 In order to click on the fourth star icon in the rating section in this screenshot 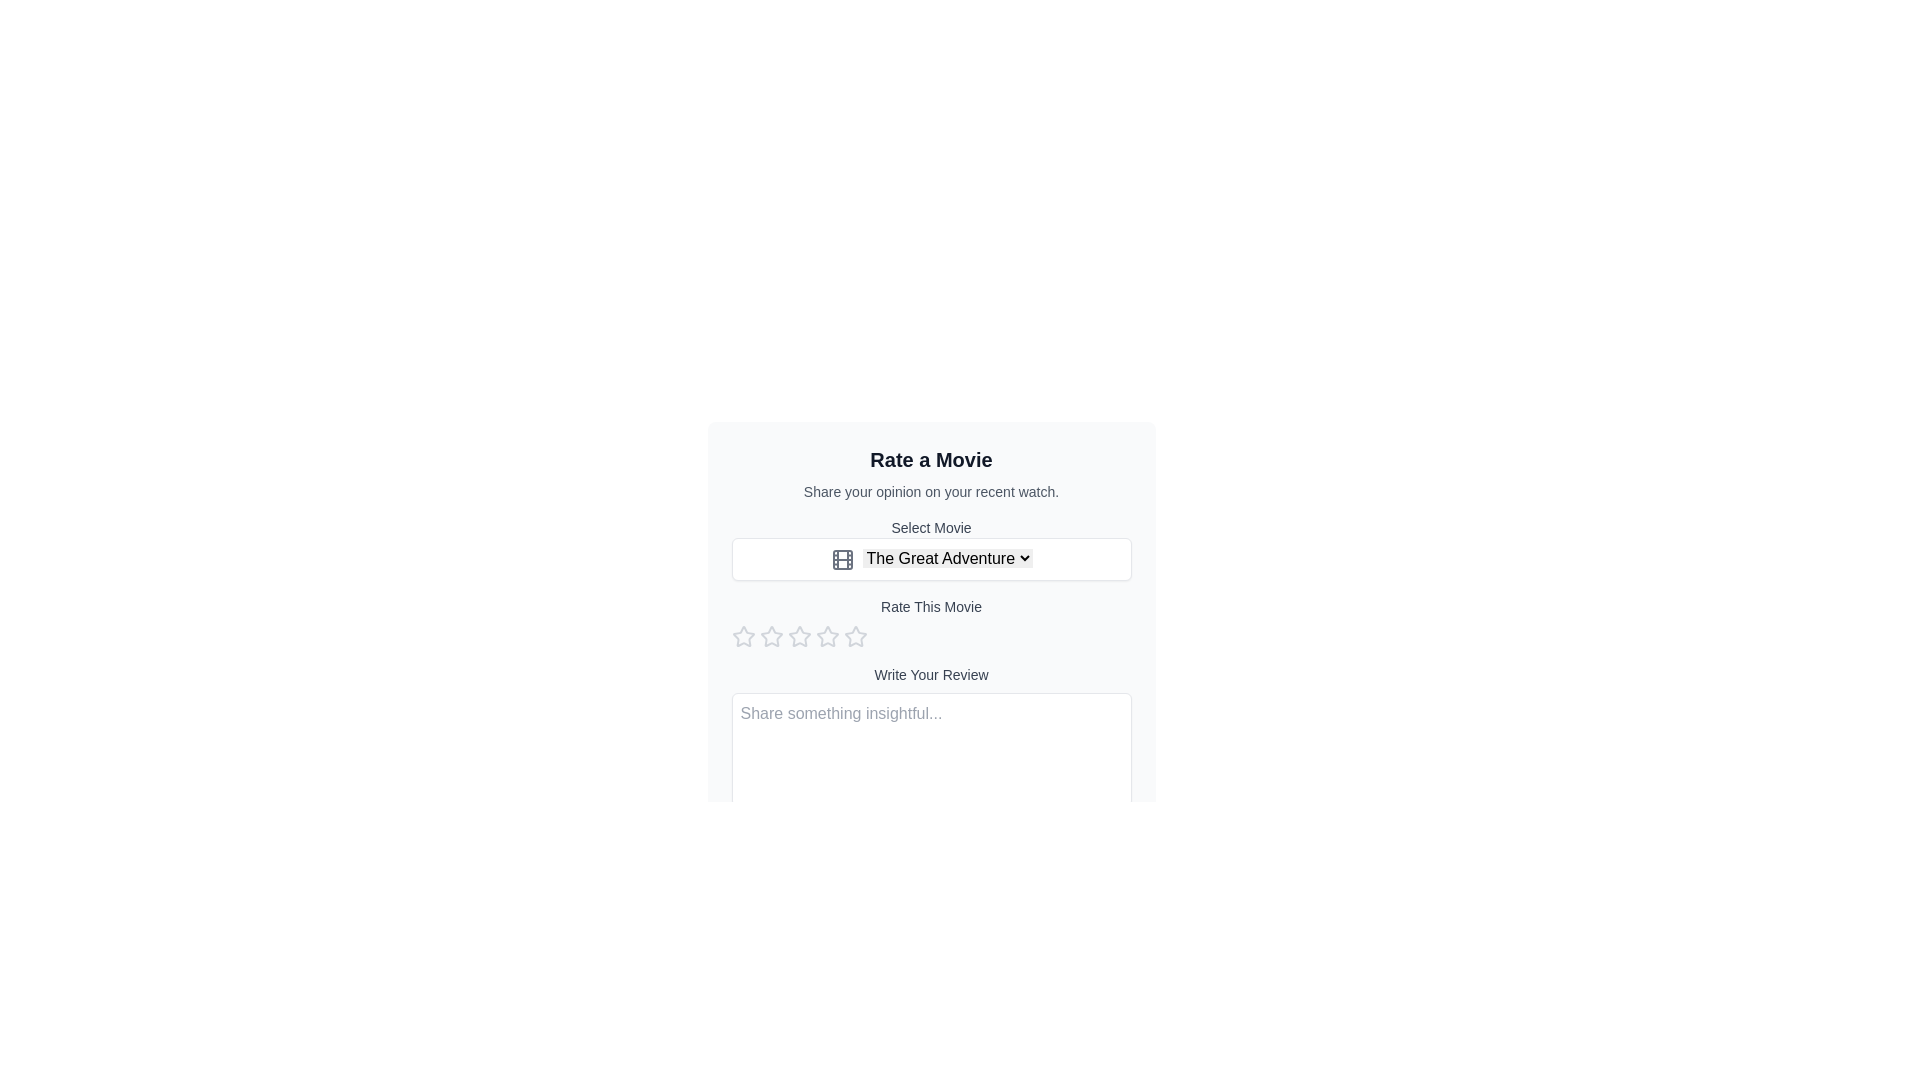, I will do `click(855, 636)`.